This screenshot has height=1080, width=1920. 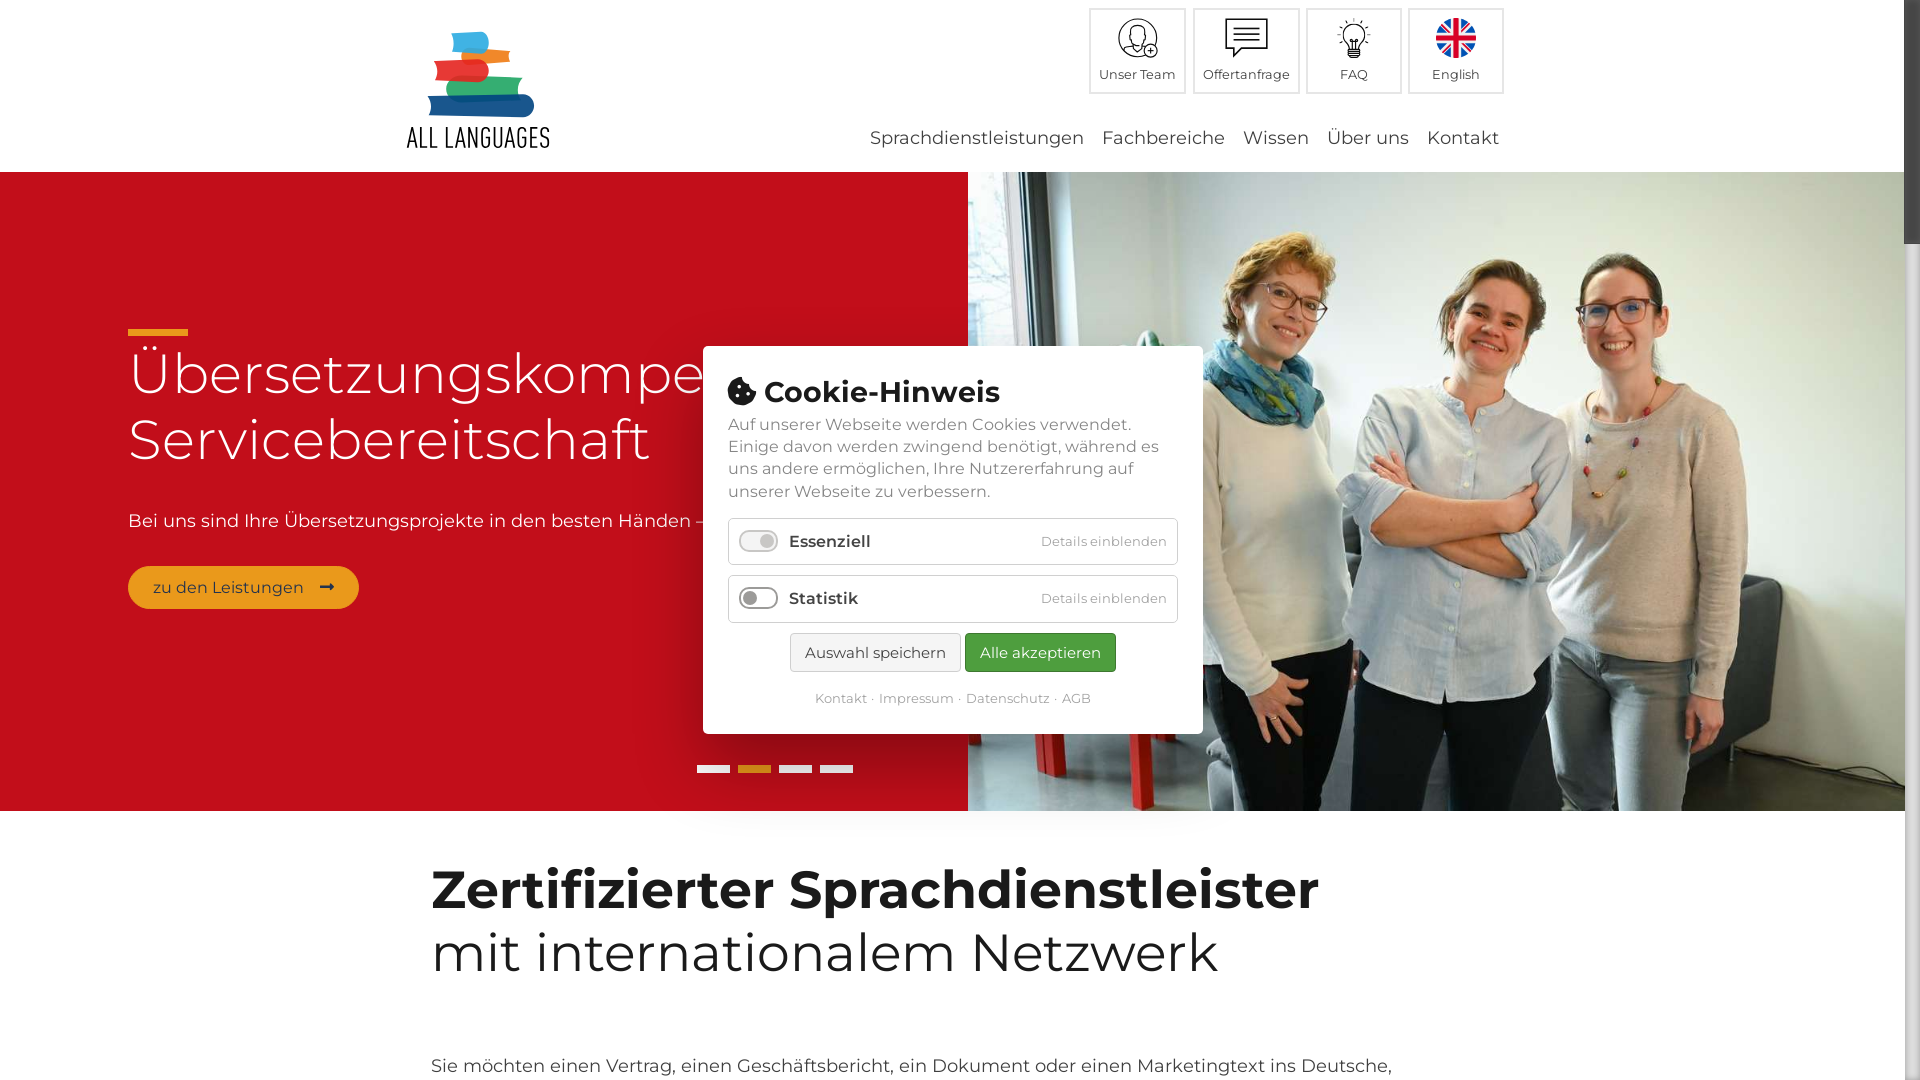 I want to click on 'Details einblenden', so click(x=1102, y=541).